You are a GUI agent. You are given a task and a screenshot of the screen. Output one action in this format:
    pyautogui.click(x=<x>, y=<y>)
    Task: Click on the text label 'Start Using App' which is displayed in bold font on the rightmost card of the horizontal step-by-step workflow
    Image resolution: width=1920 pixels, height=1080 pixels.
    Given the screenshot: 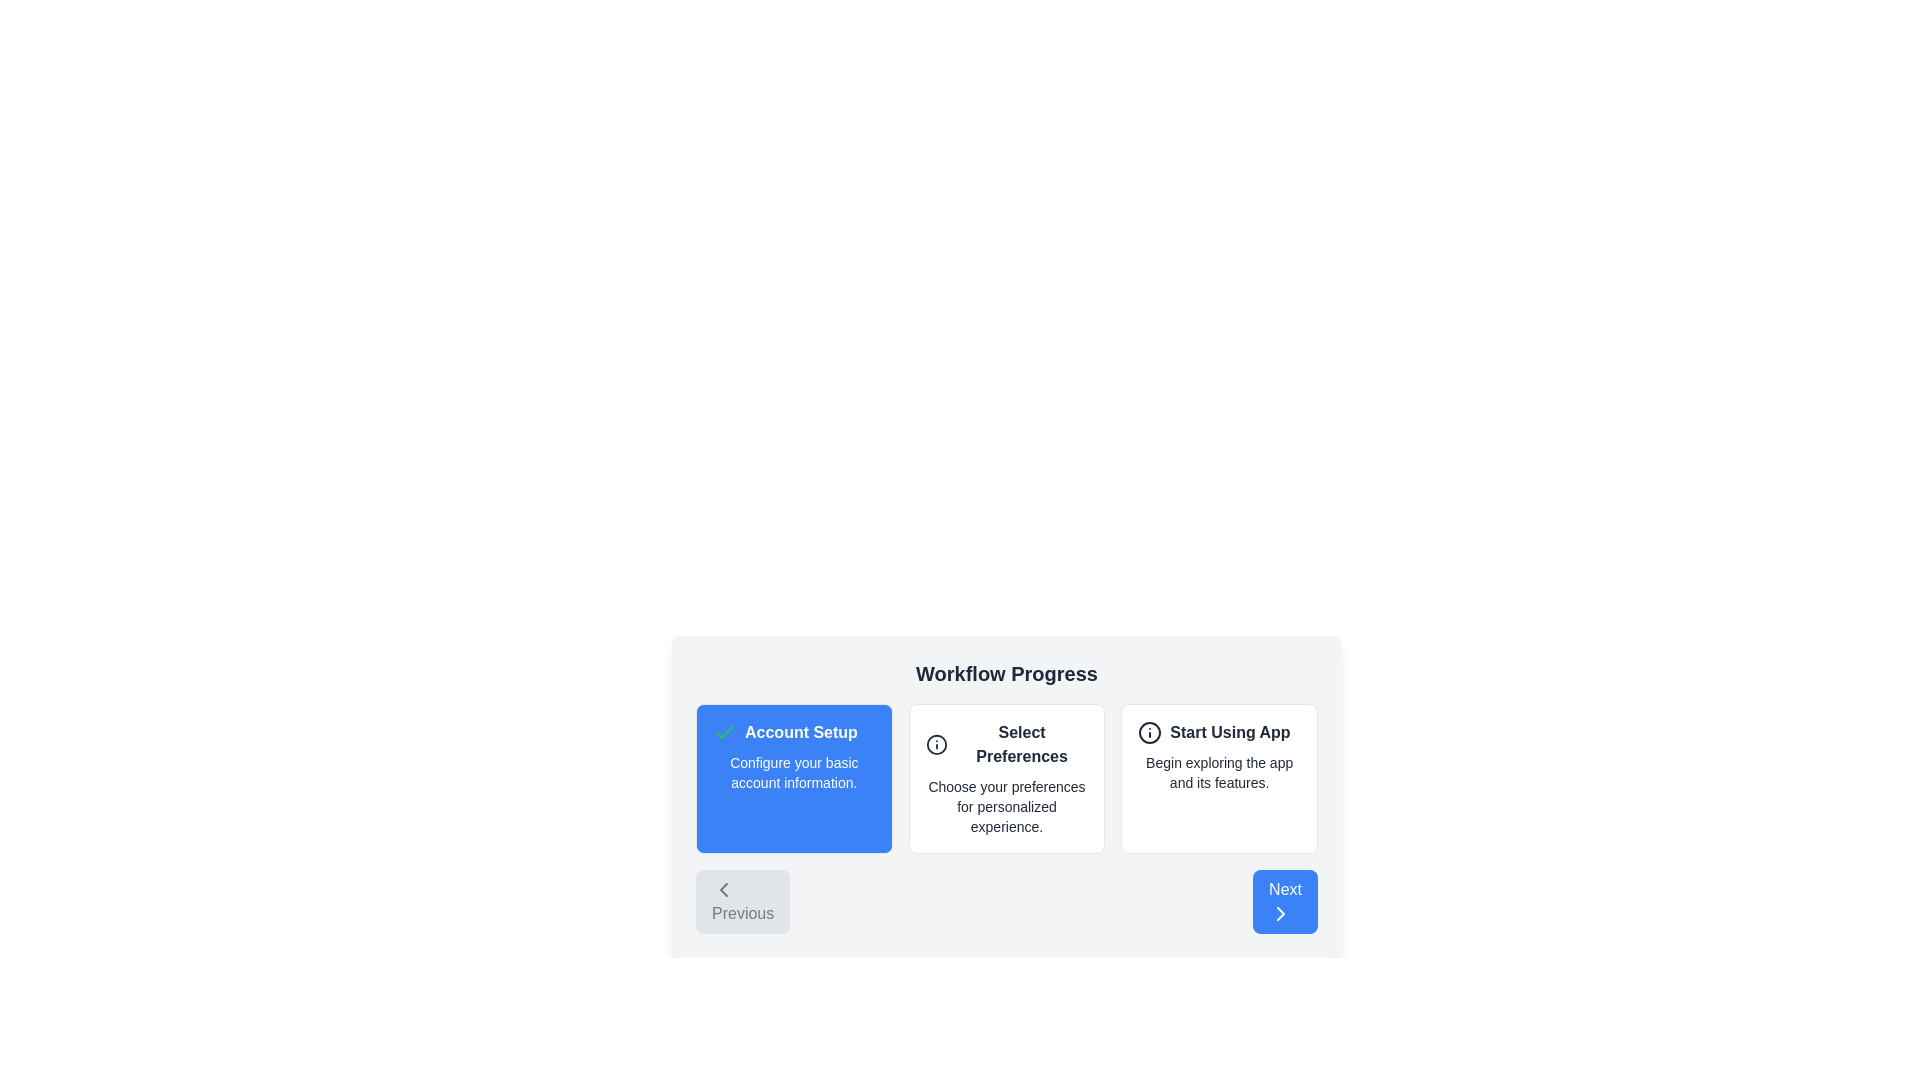 What is the action you would take?
    pyautogui.click(x=1229, y=732)
    